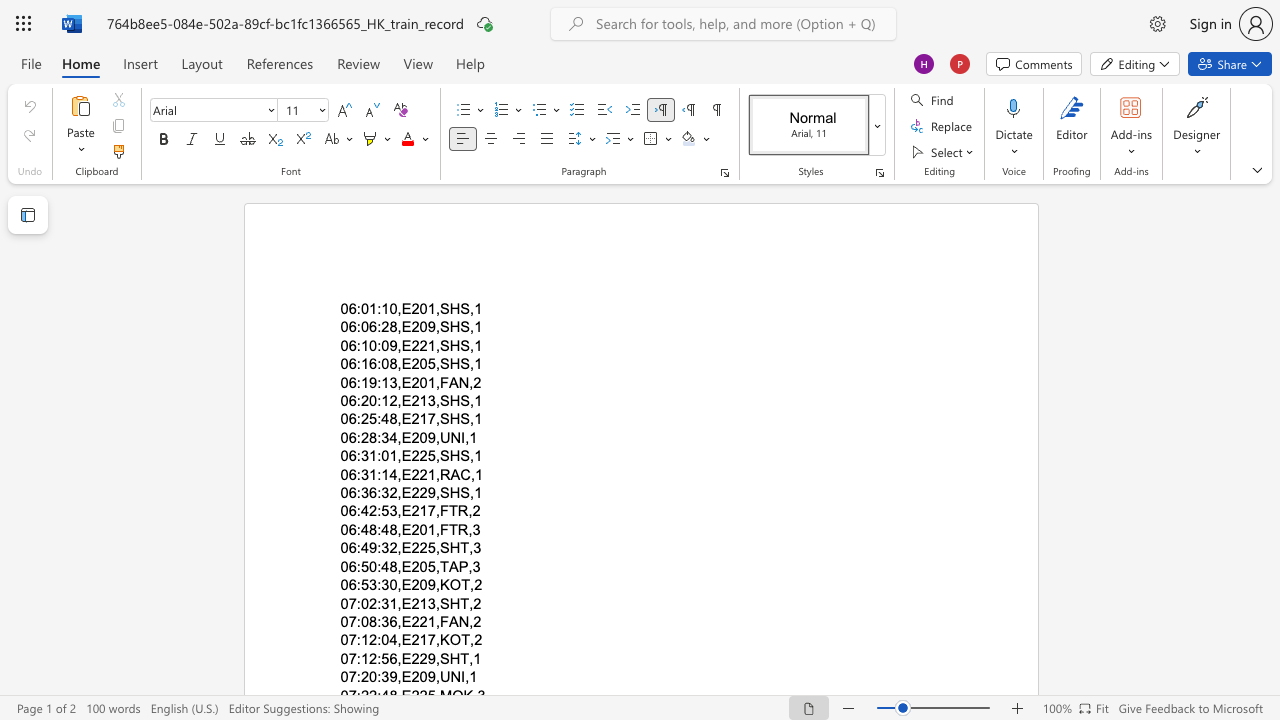  What do you see at coordinates (348, 510) in the screenshot?
I see `the subset text "6:42:53,E217" within the text "06:42:53,E217,FTR,2"` at bounding box center [348, 510].